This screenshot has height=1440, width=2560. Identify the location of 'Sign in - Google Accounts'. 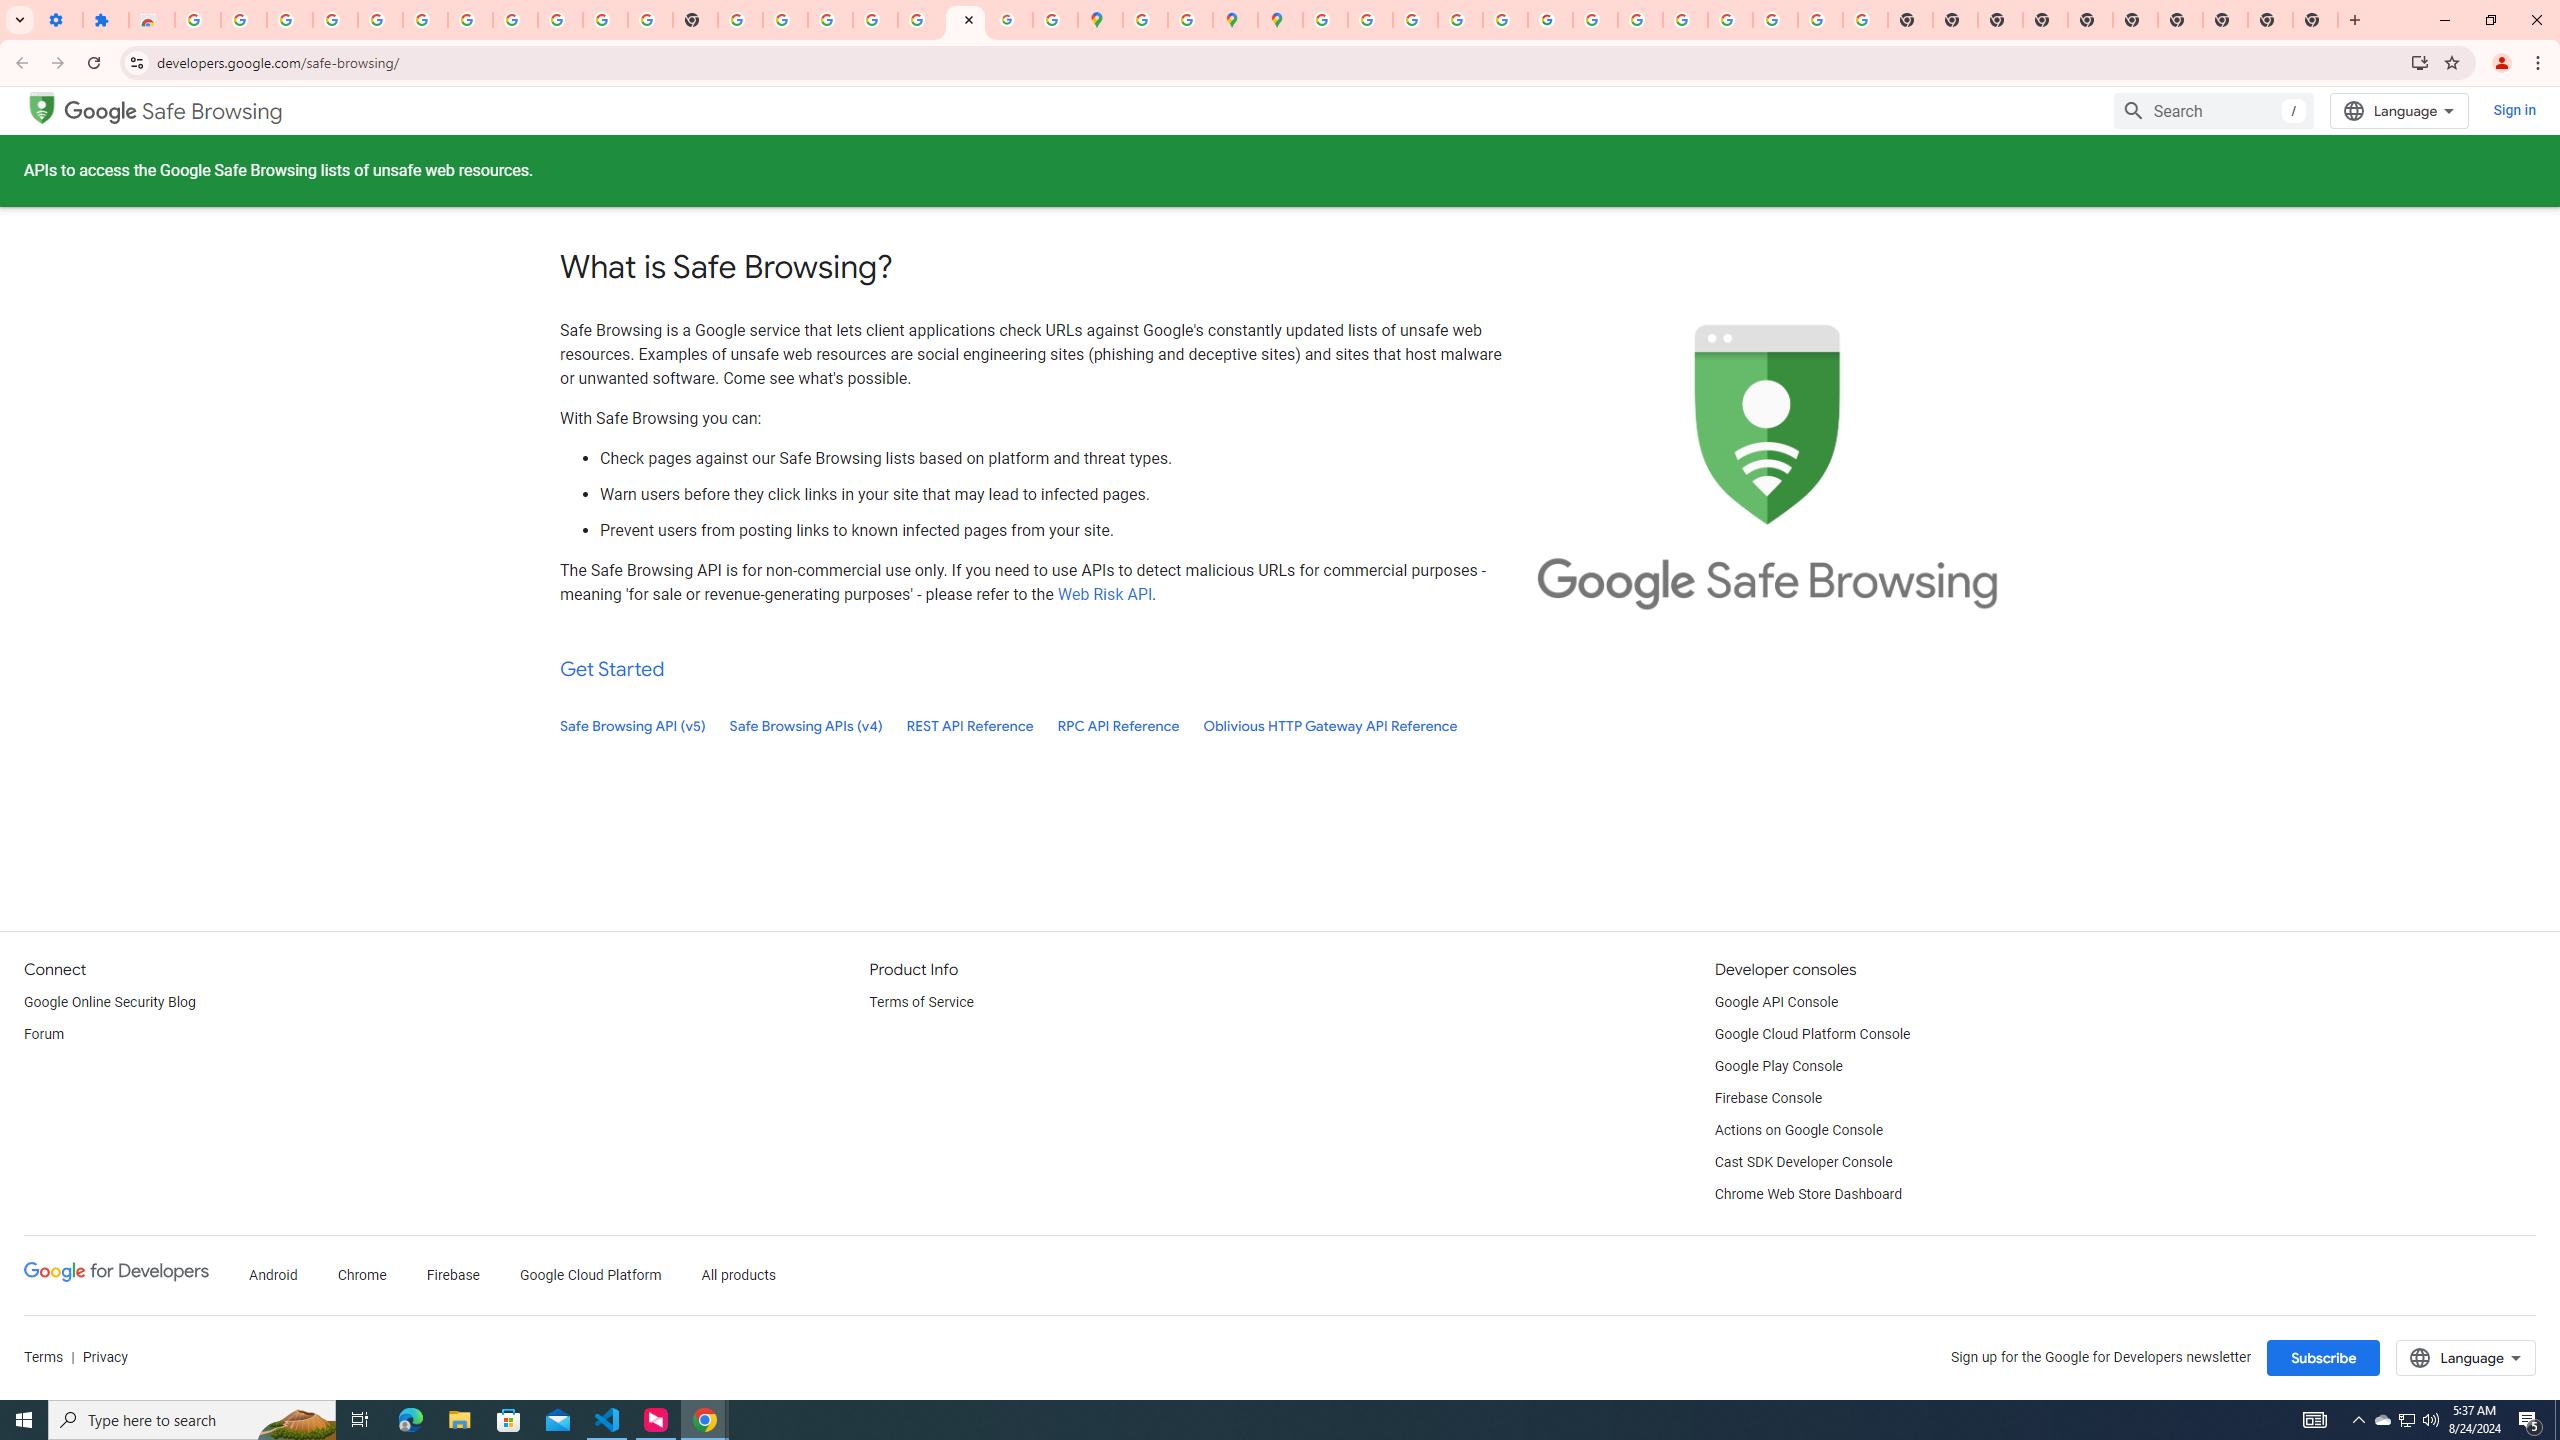
(197, 19).